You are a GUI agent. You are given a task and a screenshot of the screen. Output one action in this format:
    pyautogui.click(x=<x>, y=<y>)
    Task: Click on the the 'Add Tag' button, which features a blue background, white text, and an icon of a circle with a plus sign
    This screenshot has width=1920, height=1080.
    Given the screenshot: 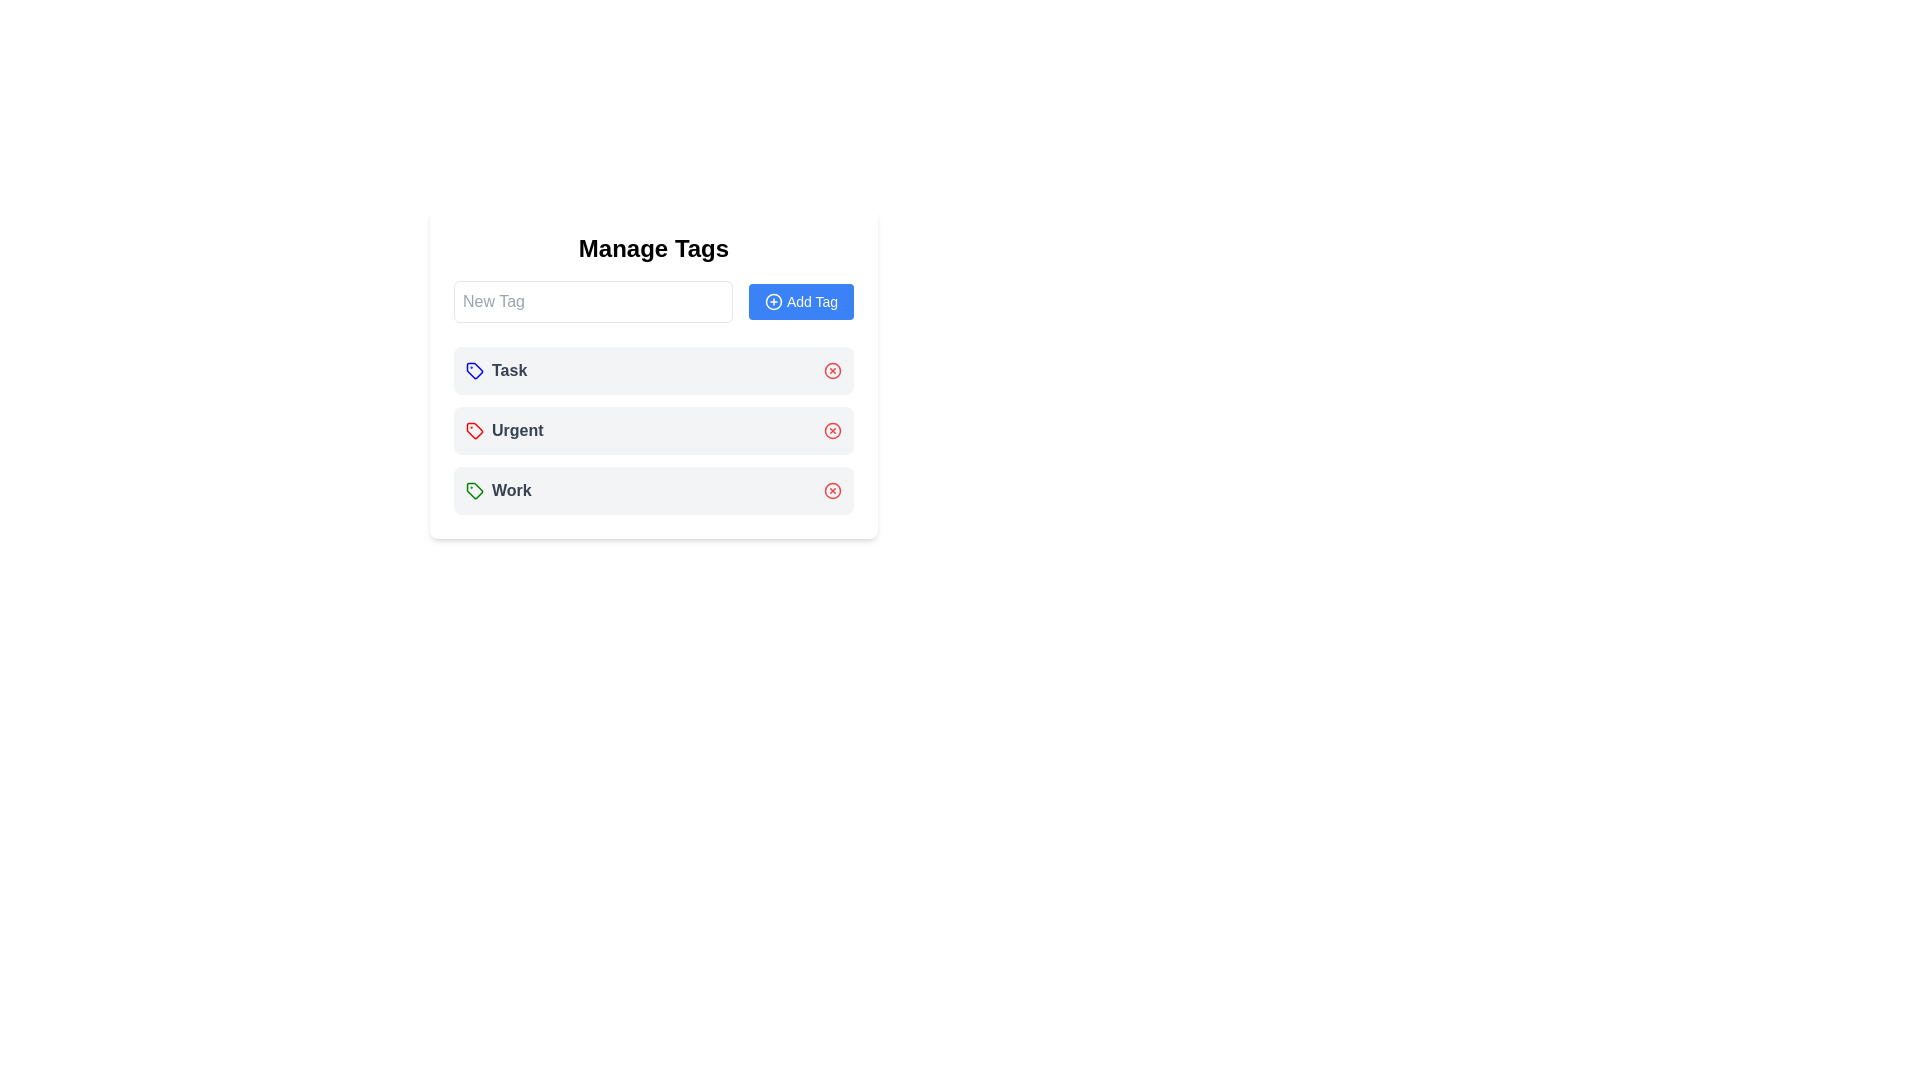 What is the action you would take?
    pyautogui.click(x=801, y=301)
    